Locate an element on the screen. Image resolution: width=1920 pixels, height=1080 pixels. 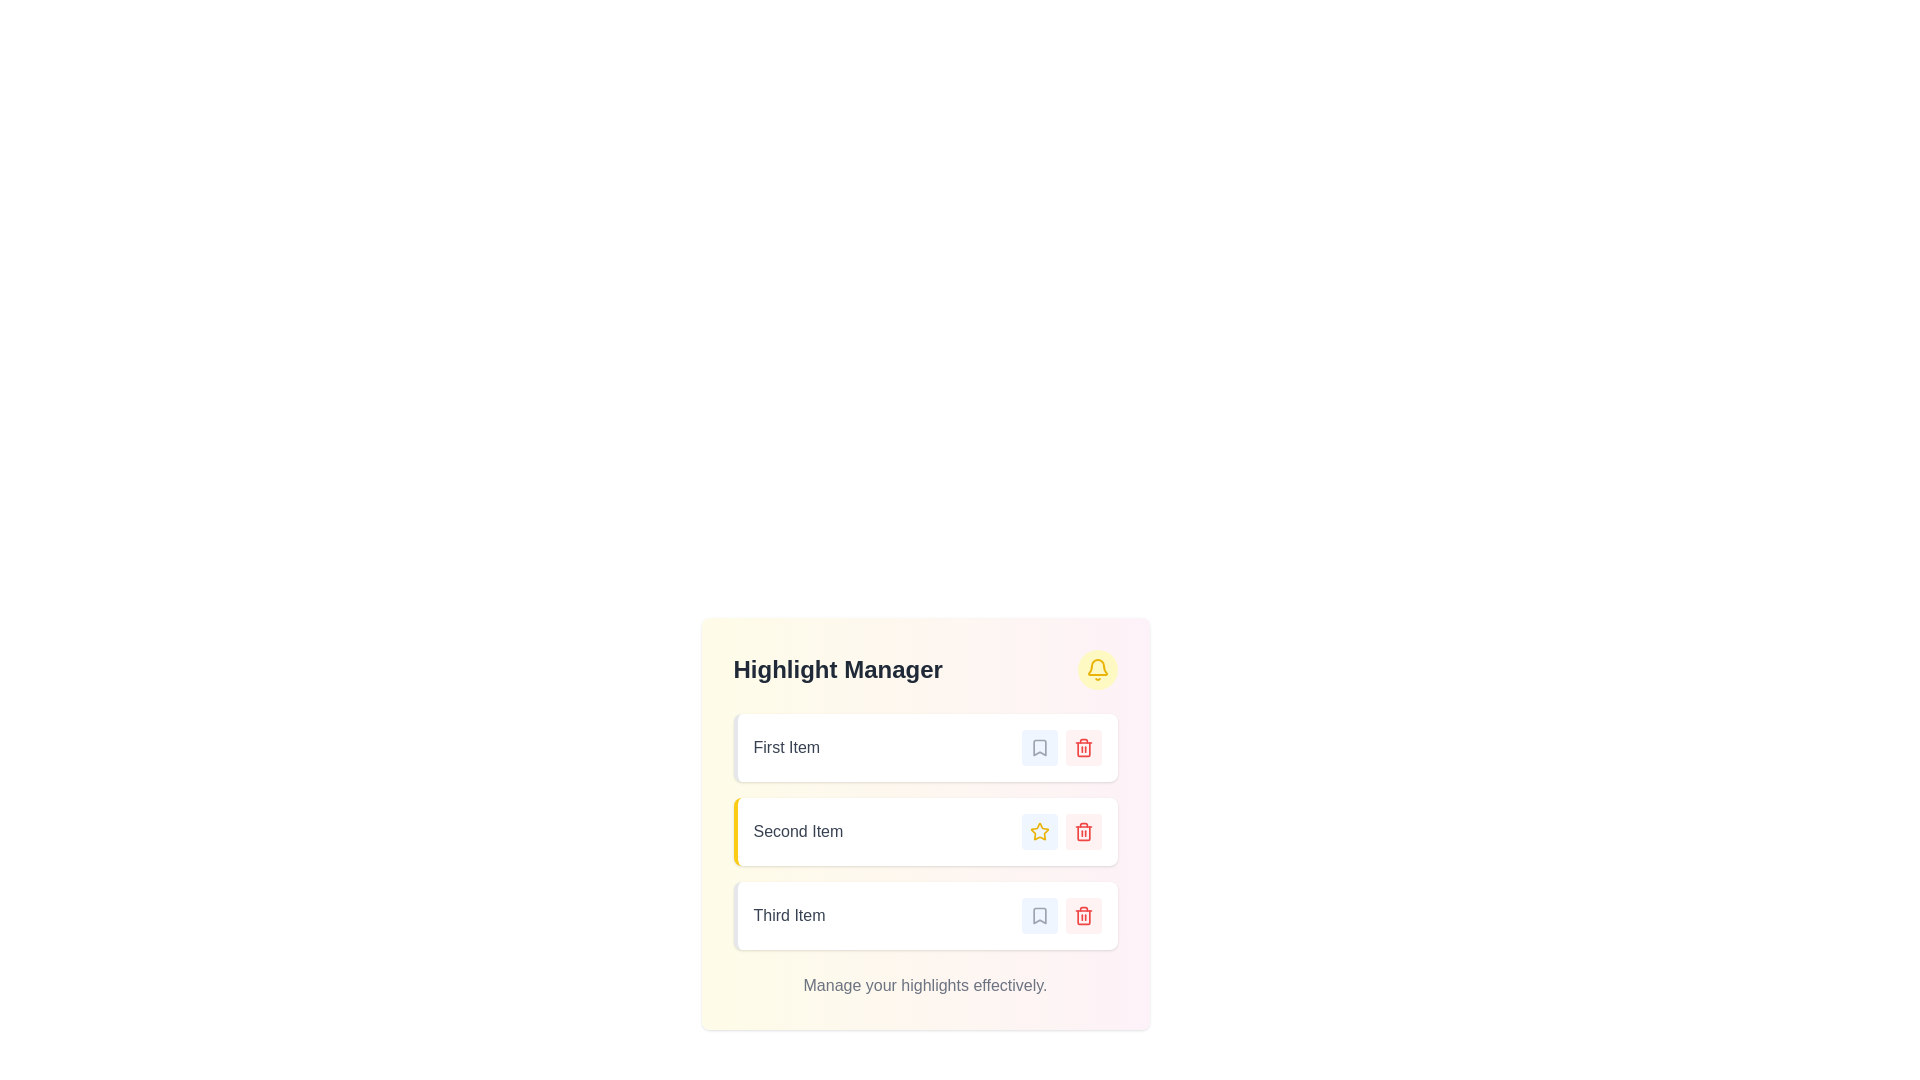
the first bookmark button located to the right of the text label 'First Item' and immediately before the red trash icon button is located at coordinates (1039, 748).